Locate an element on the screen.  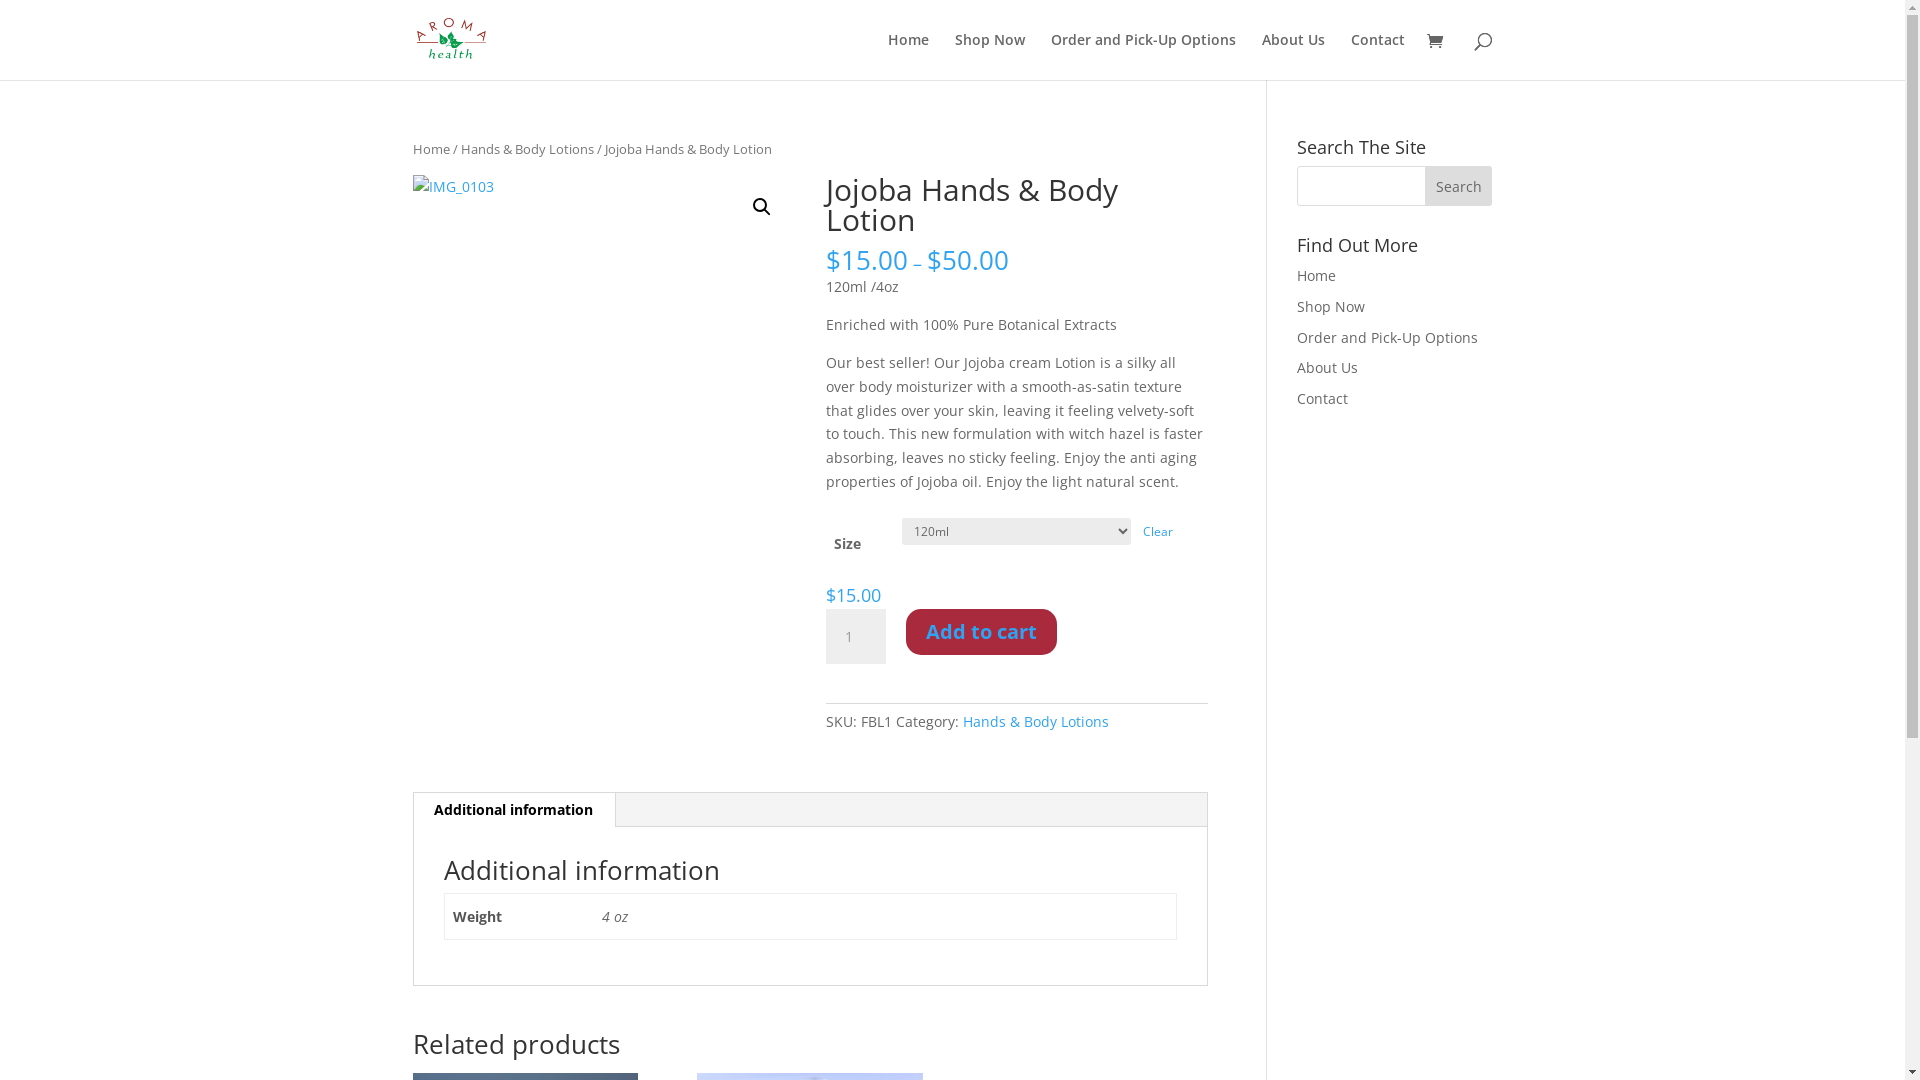
'Add to cart' is located at coordinates (981, 632).